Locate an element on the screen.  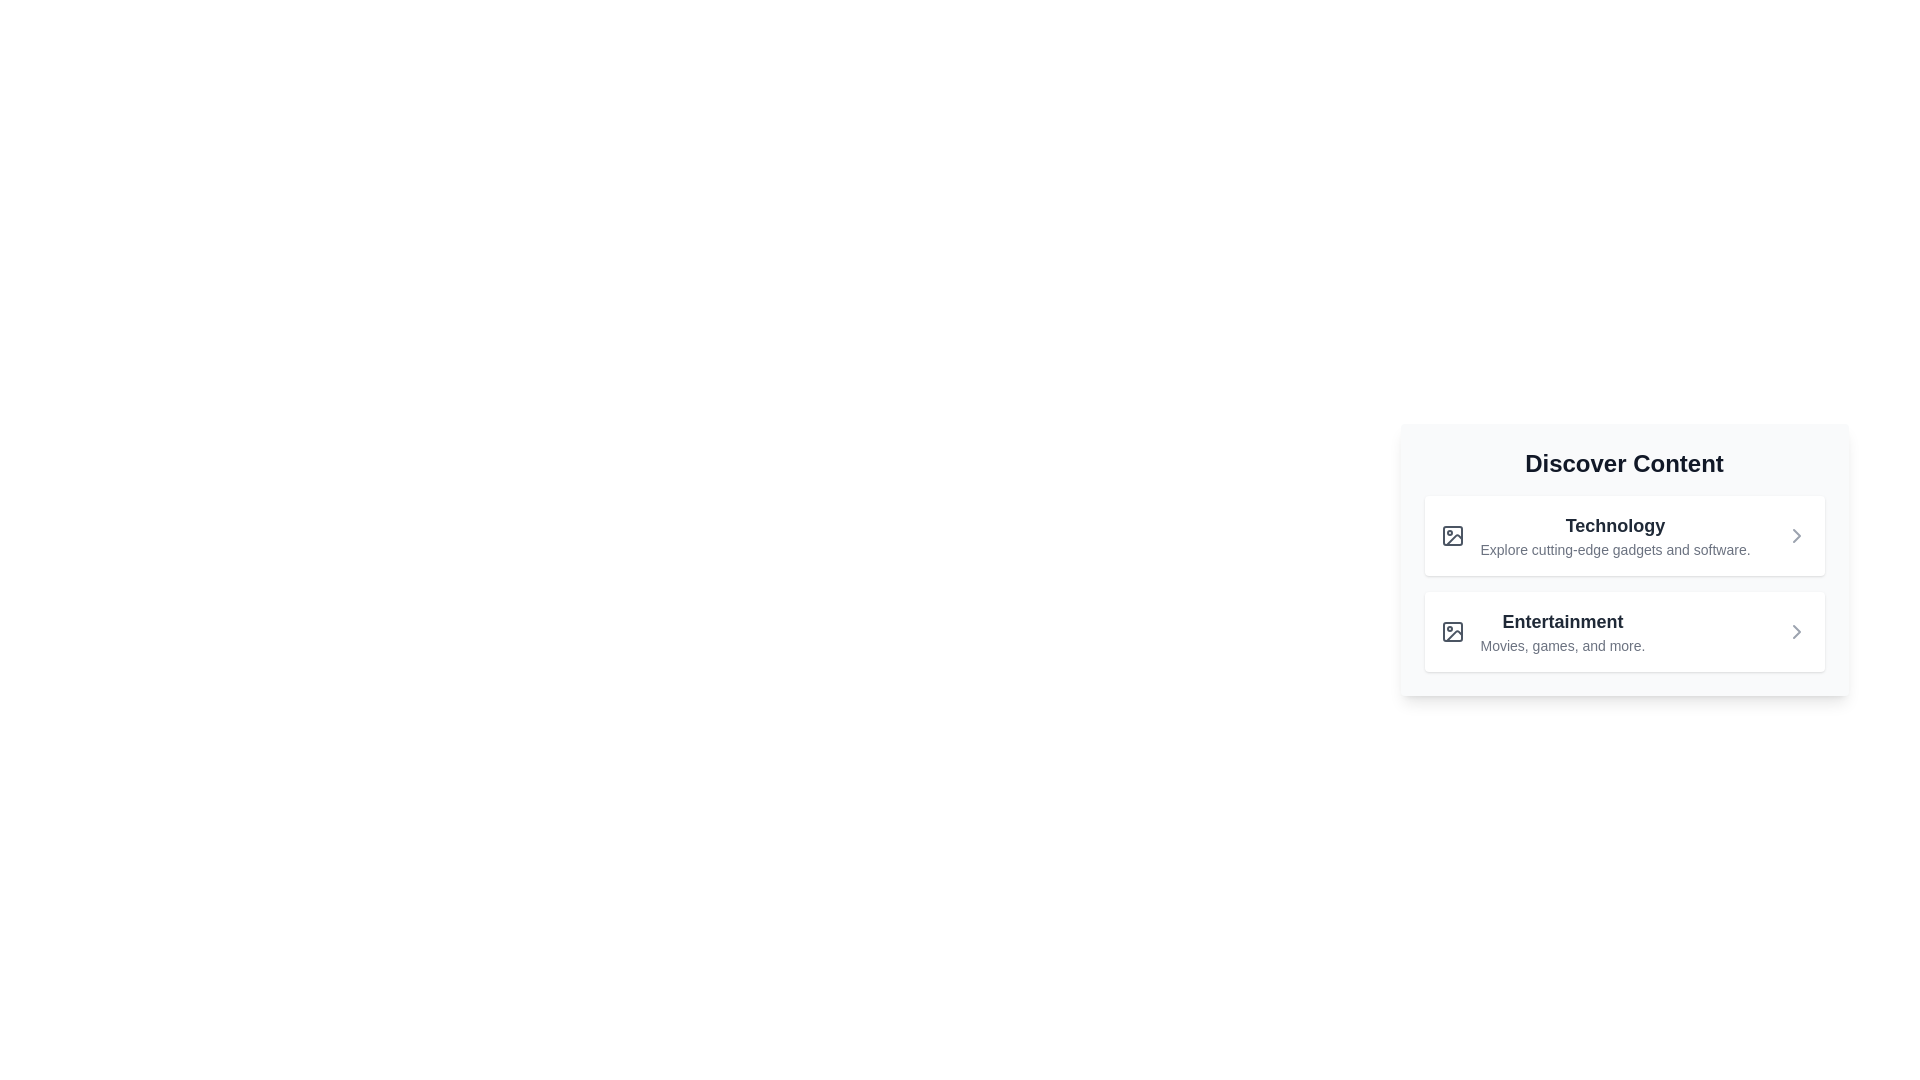
SVG rectangle element that serves as the rectangular background of the icon graphic for development purposes is located at coordinates (1452, 535).